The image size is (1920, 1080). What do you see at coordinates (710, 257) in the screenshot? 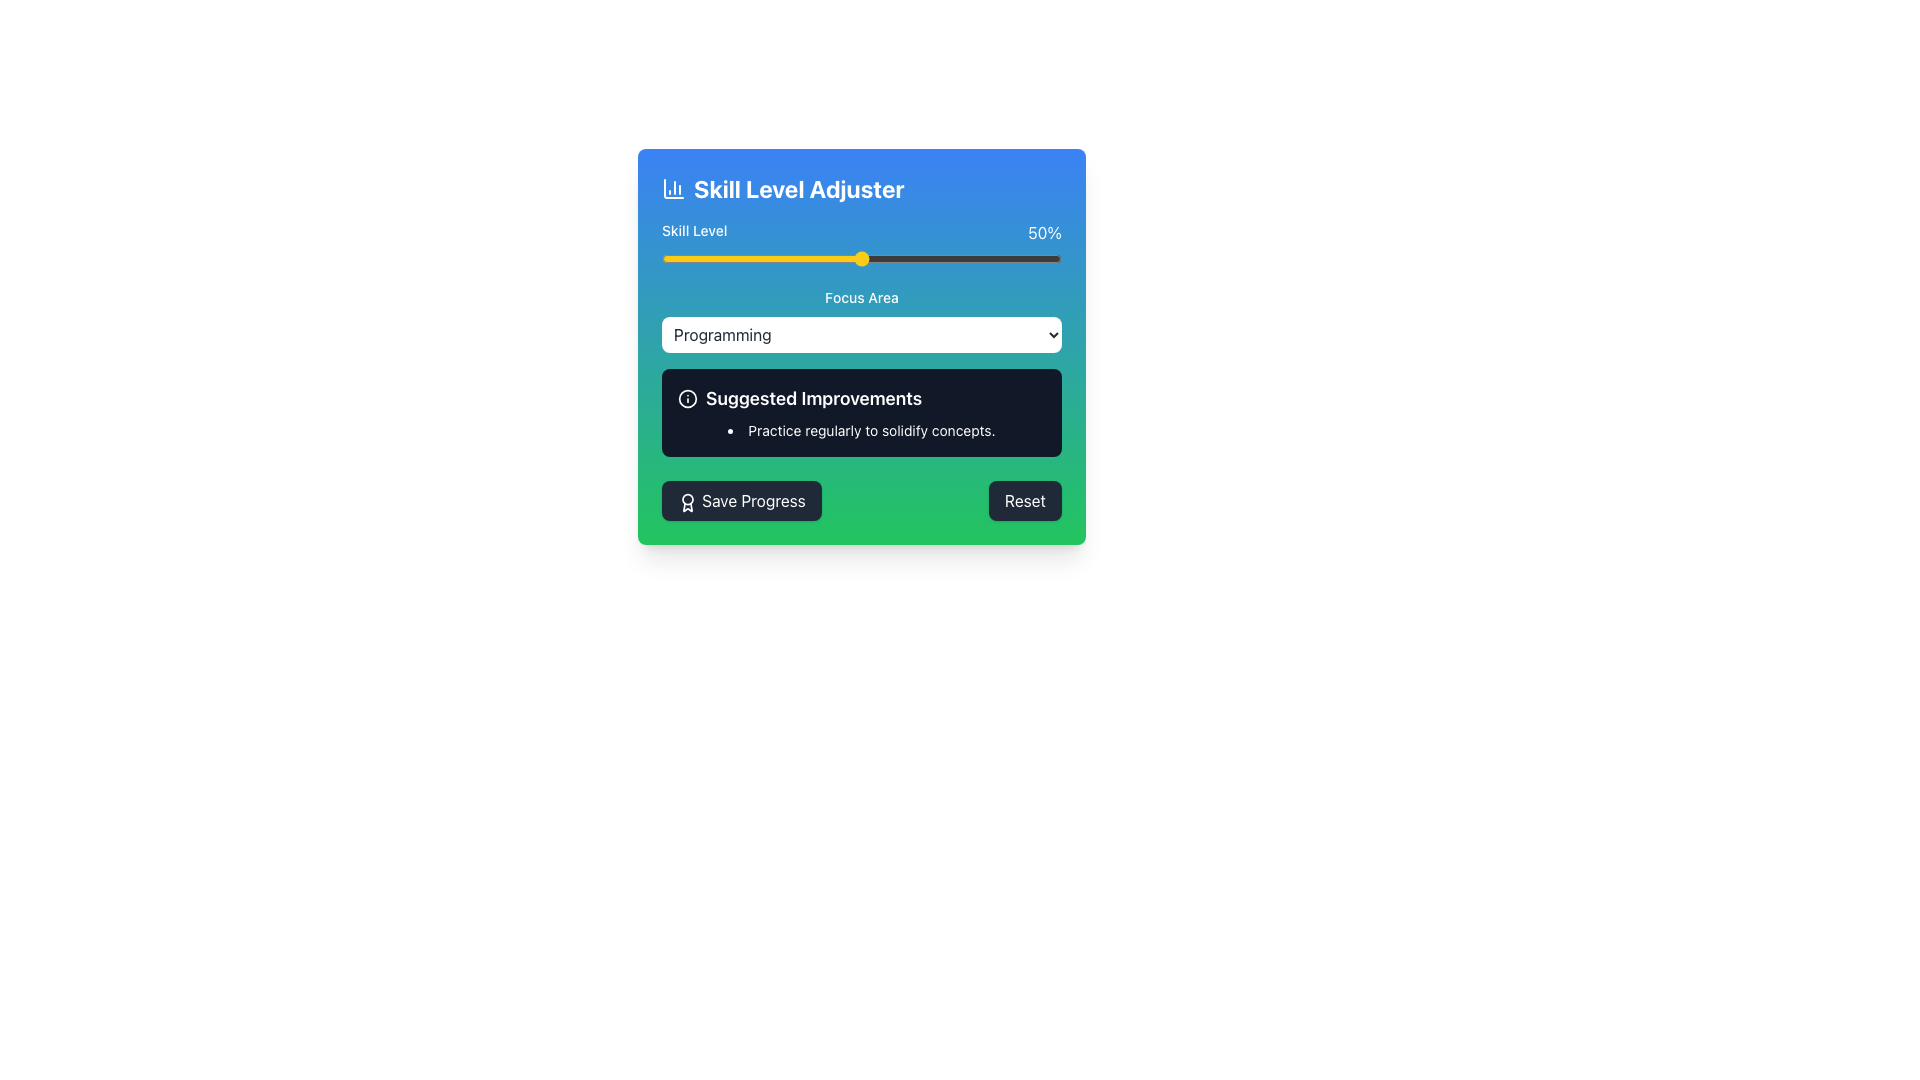
I see `the skill level` at bounding box center [710, 257].